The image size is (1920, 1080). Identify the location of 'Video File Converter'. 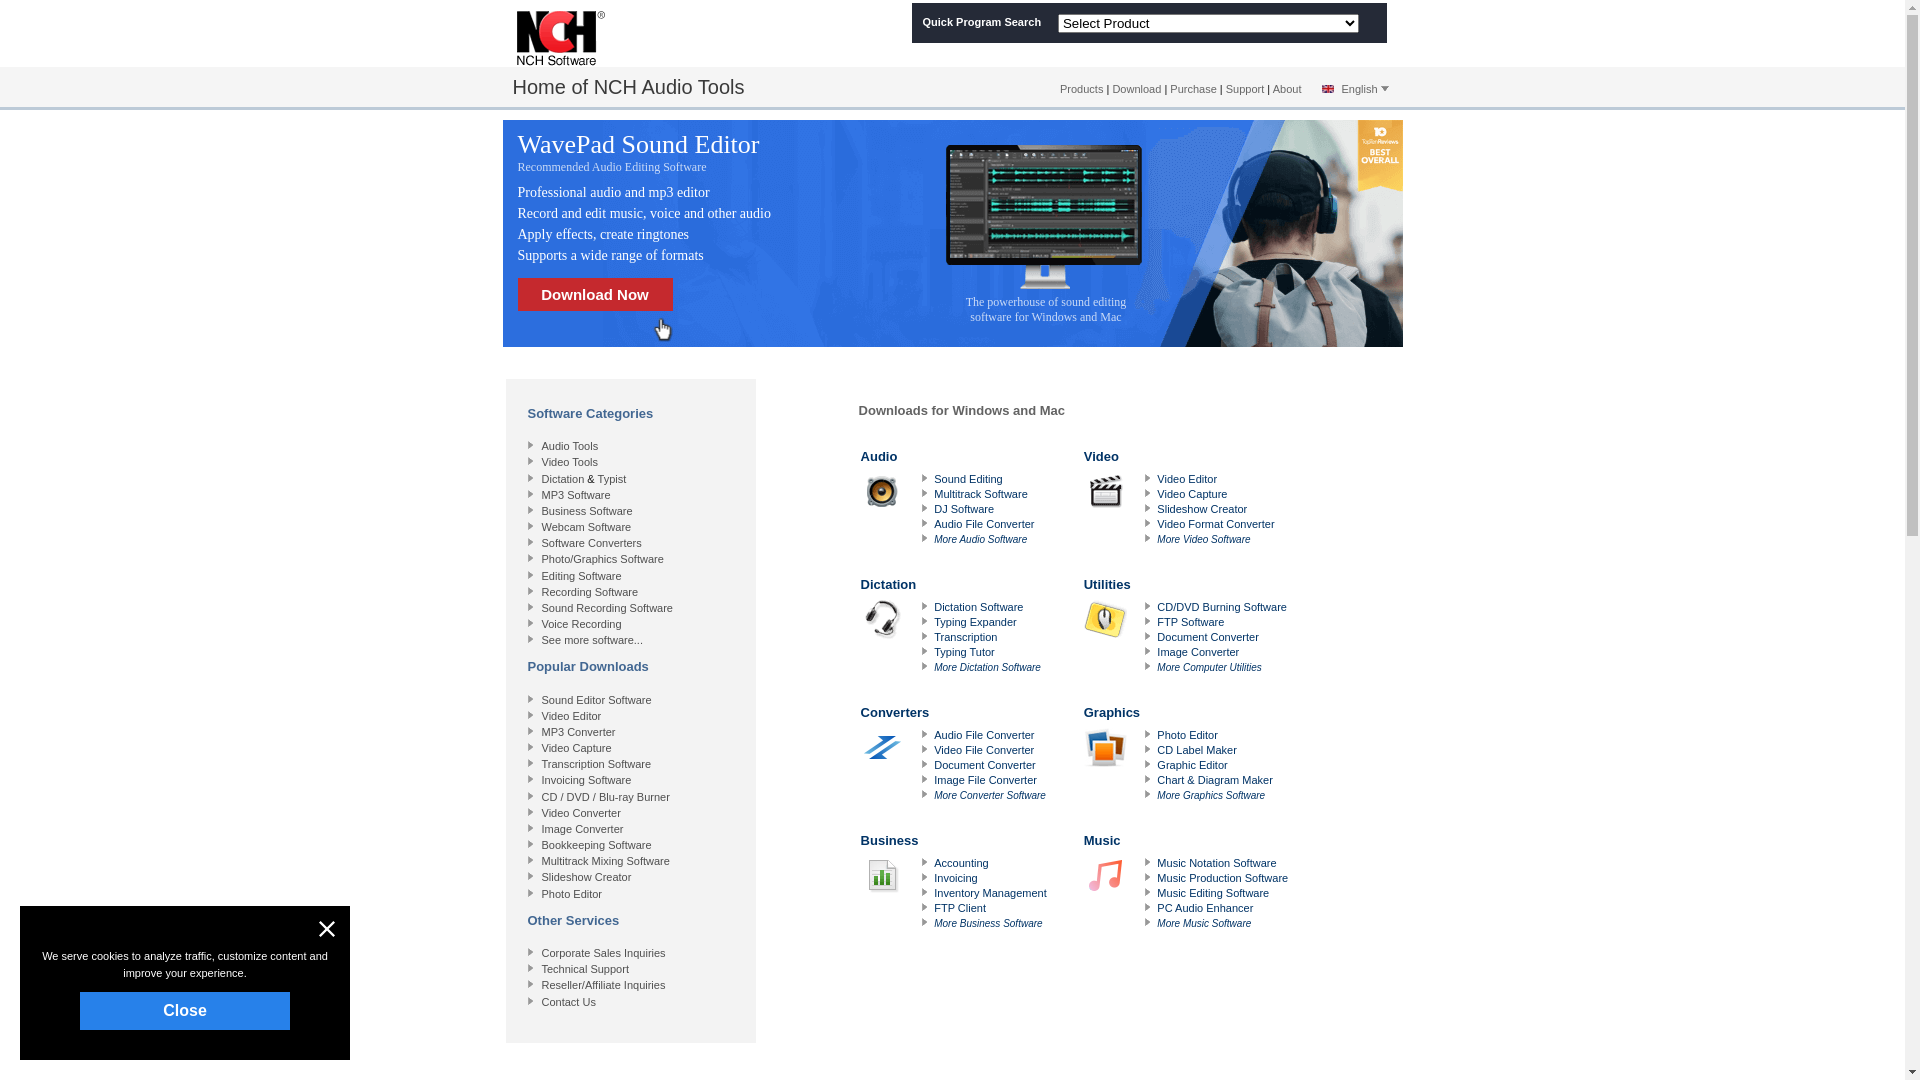
(983, 749).